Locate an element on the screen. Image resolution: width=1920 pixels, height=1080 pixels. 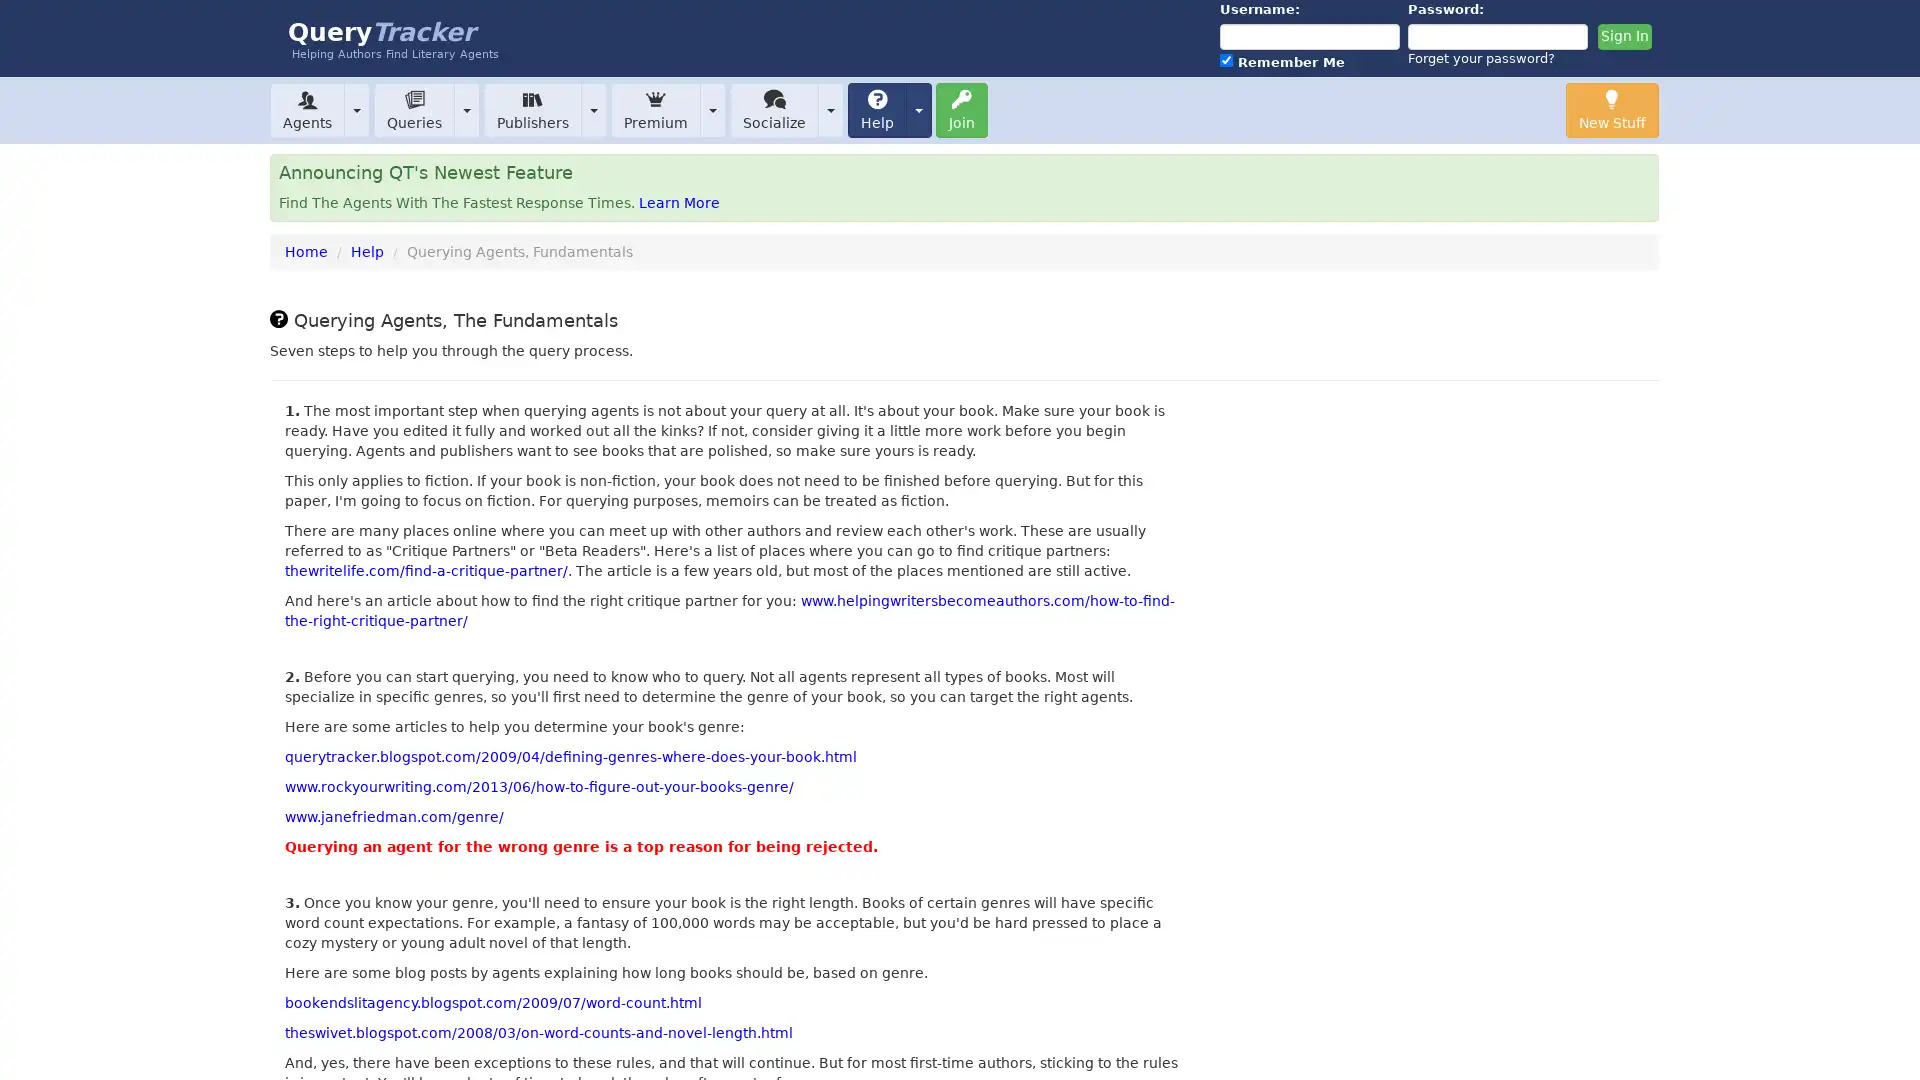
Toggle Dropdown is located at coordinates (917, 109).